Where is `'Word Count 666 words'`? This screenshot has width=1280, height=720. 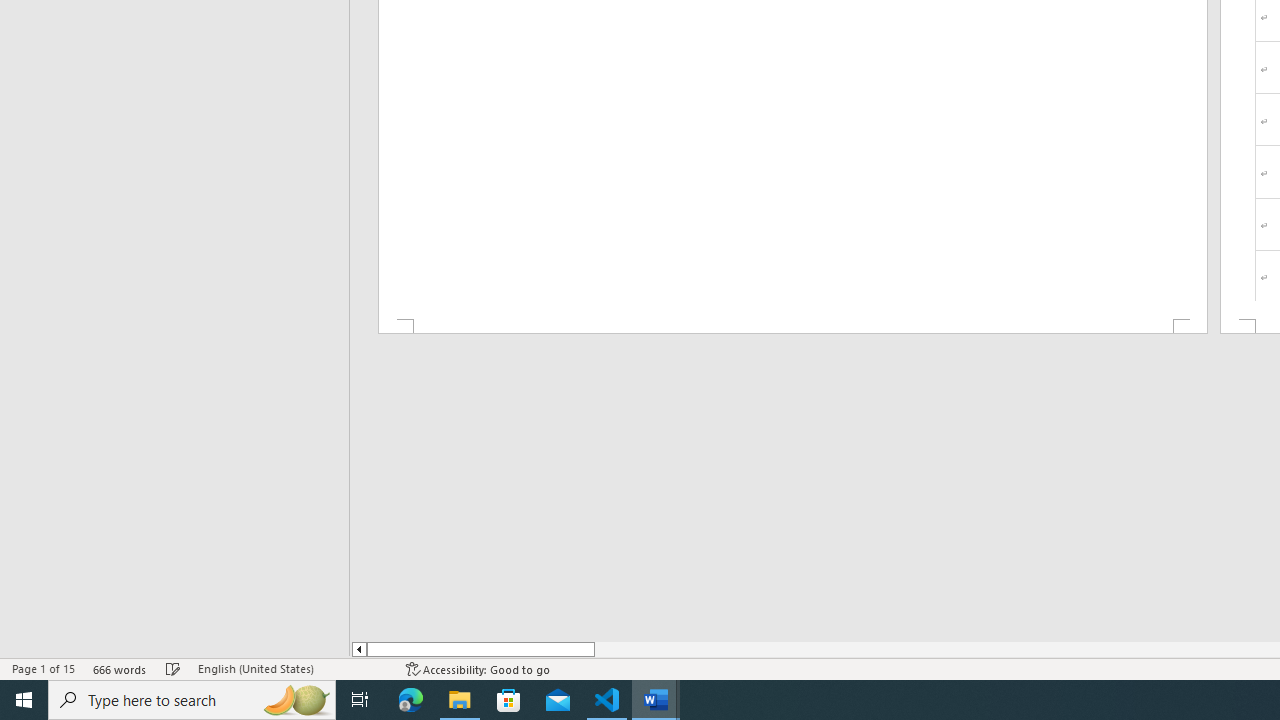 'Word Count 666 words' is located at coordinates (119, 669).